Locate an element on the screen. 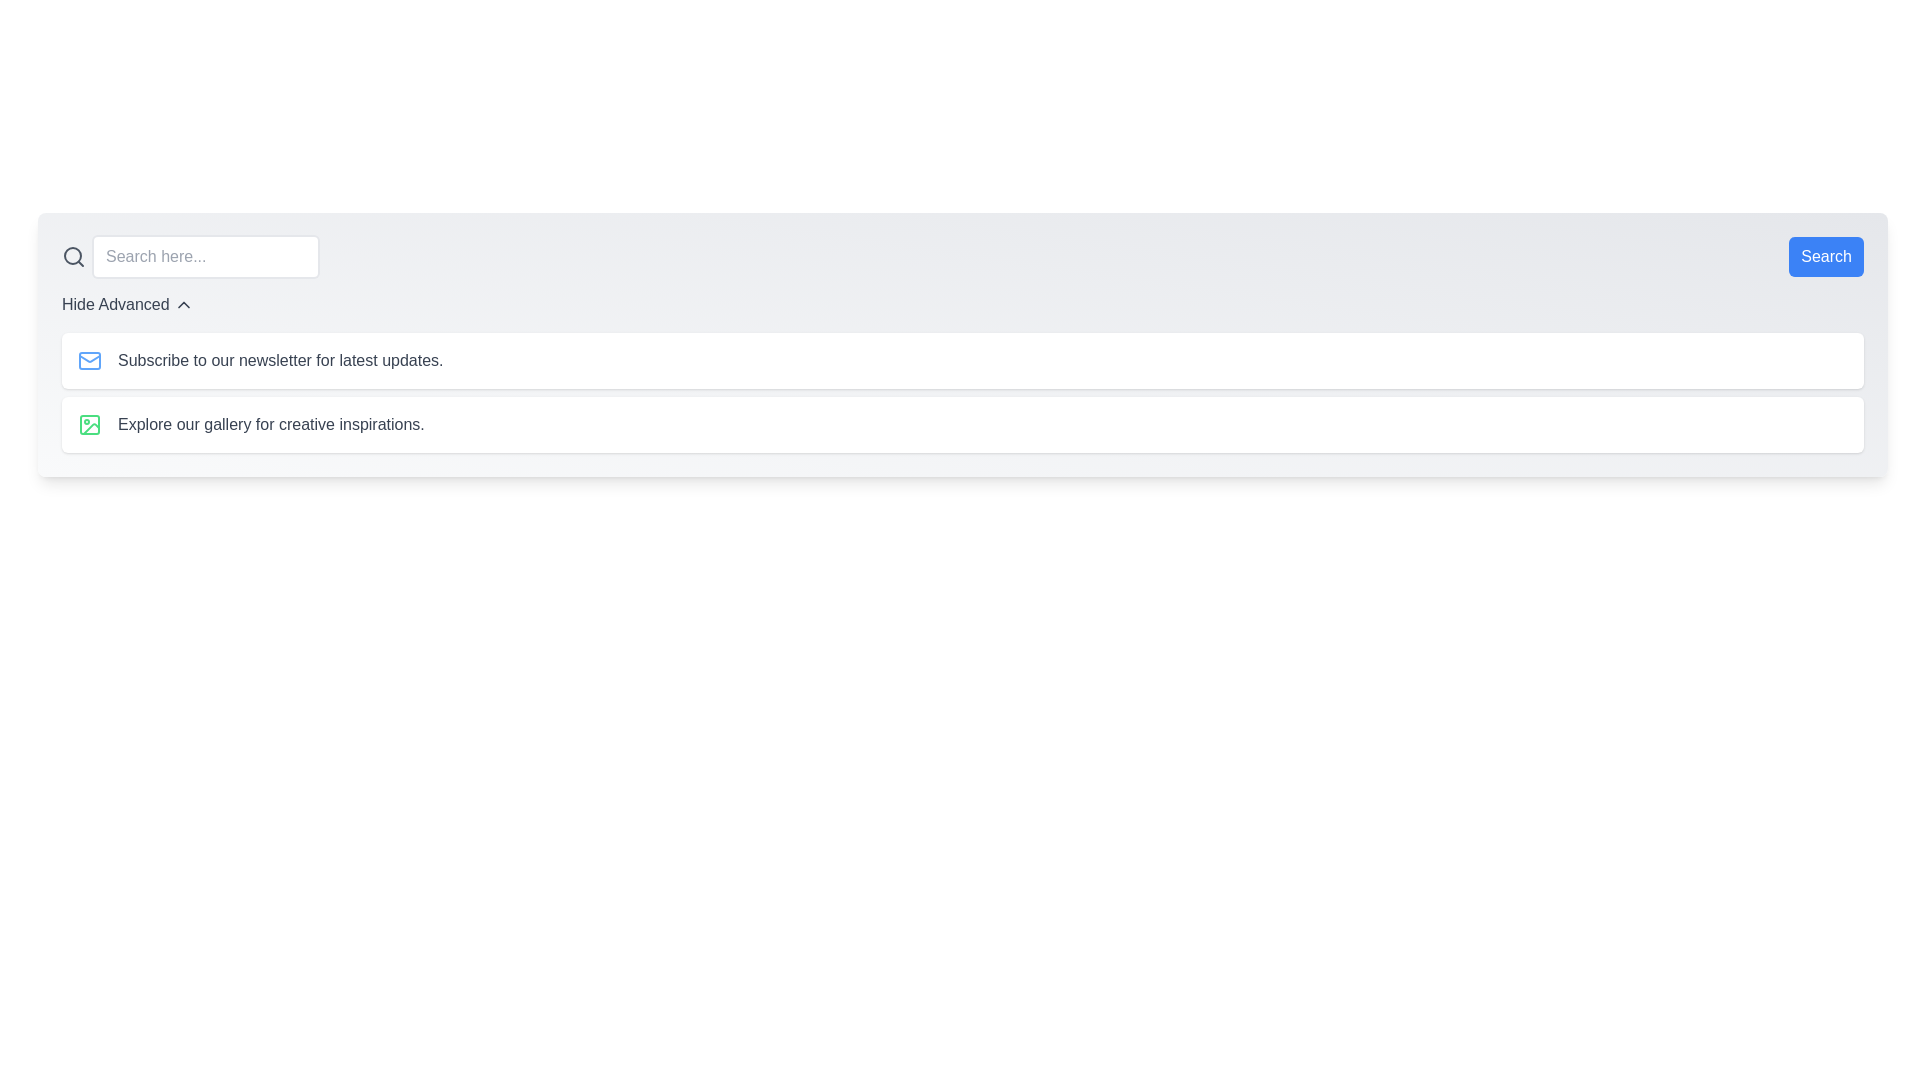 The height and width of the screenshot is (1080, 1920). the 'Hide Advanced' text label is located at coordinates (114, 304).